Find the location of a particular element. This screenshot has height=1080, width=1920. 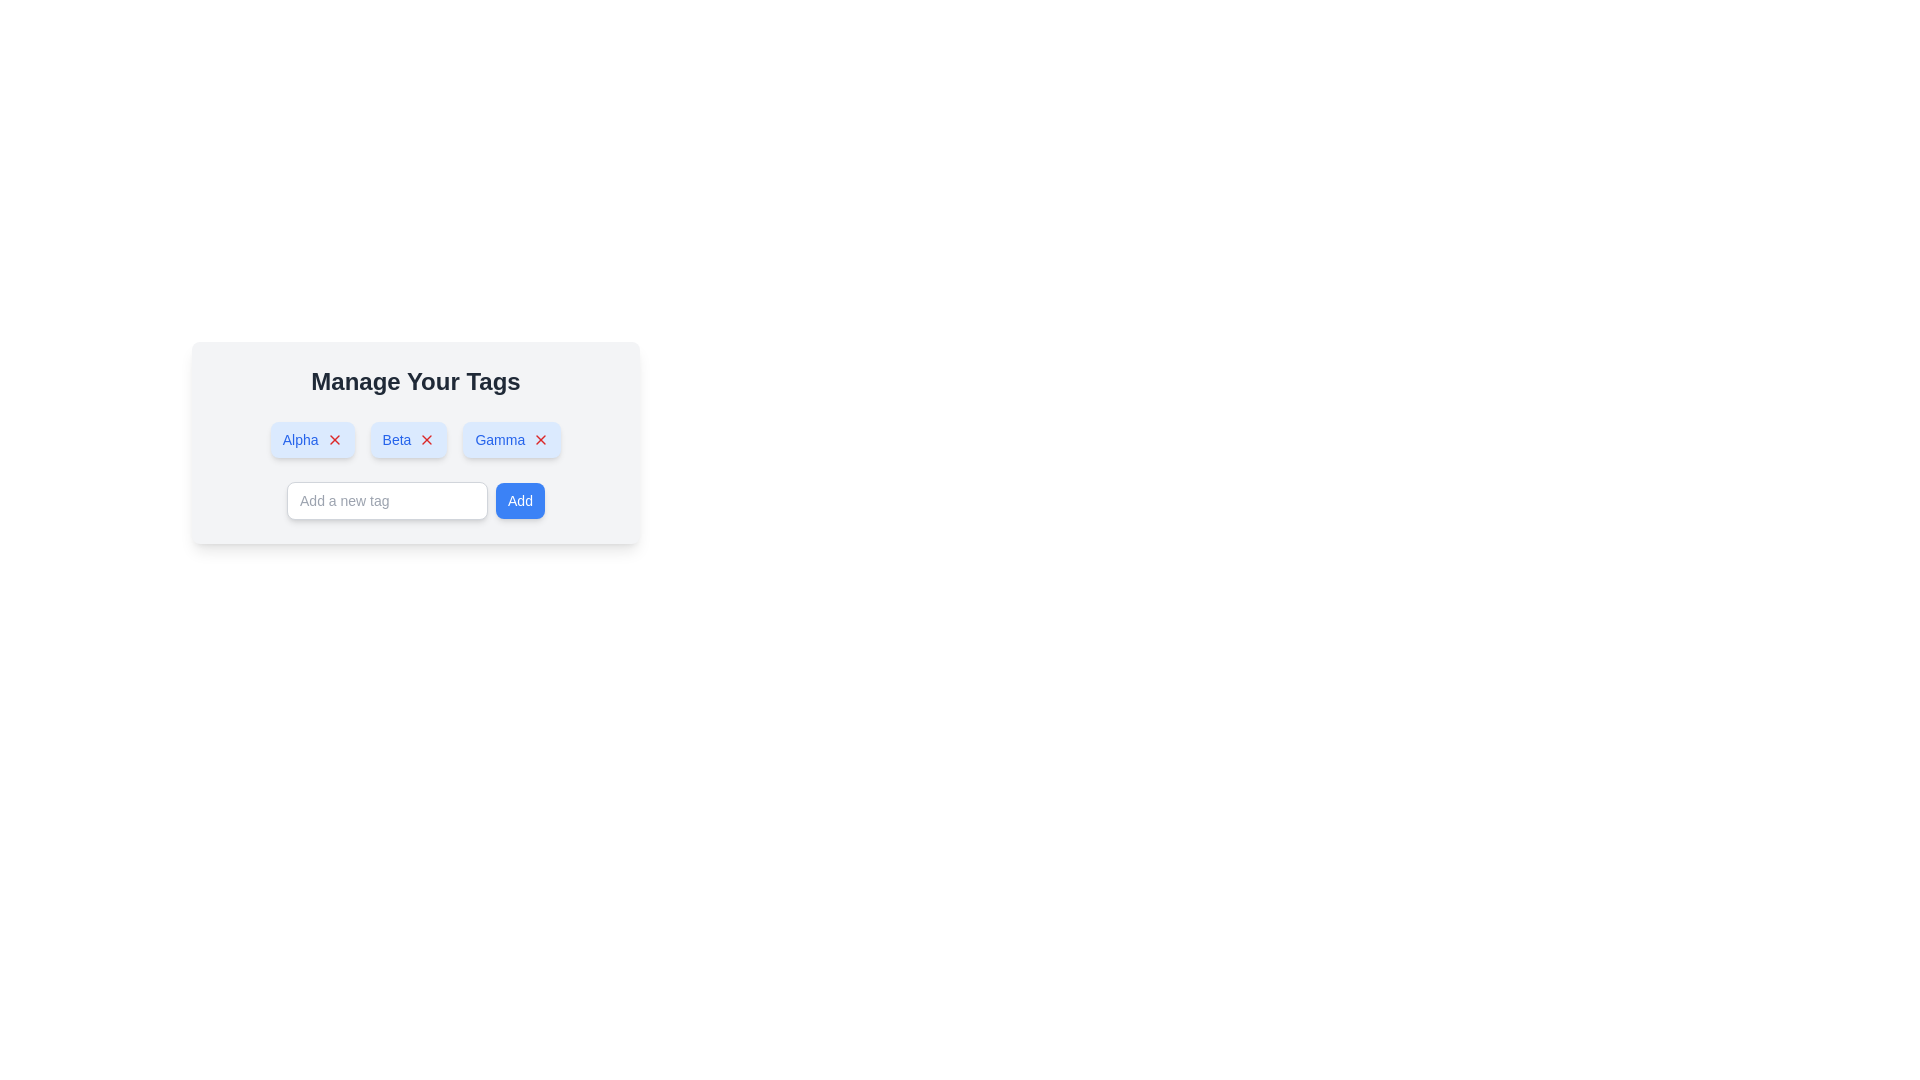

the delete button for the 'Gamma' tag is located at coordinates (541, 438).